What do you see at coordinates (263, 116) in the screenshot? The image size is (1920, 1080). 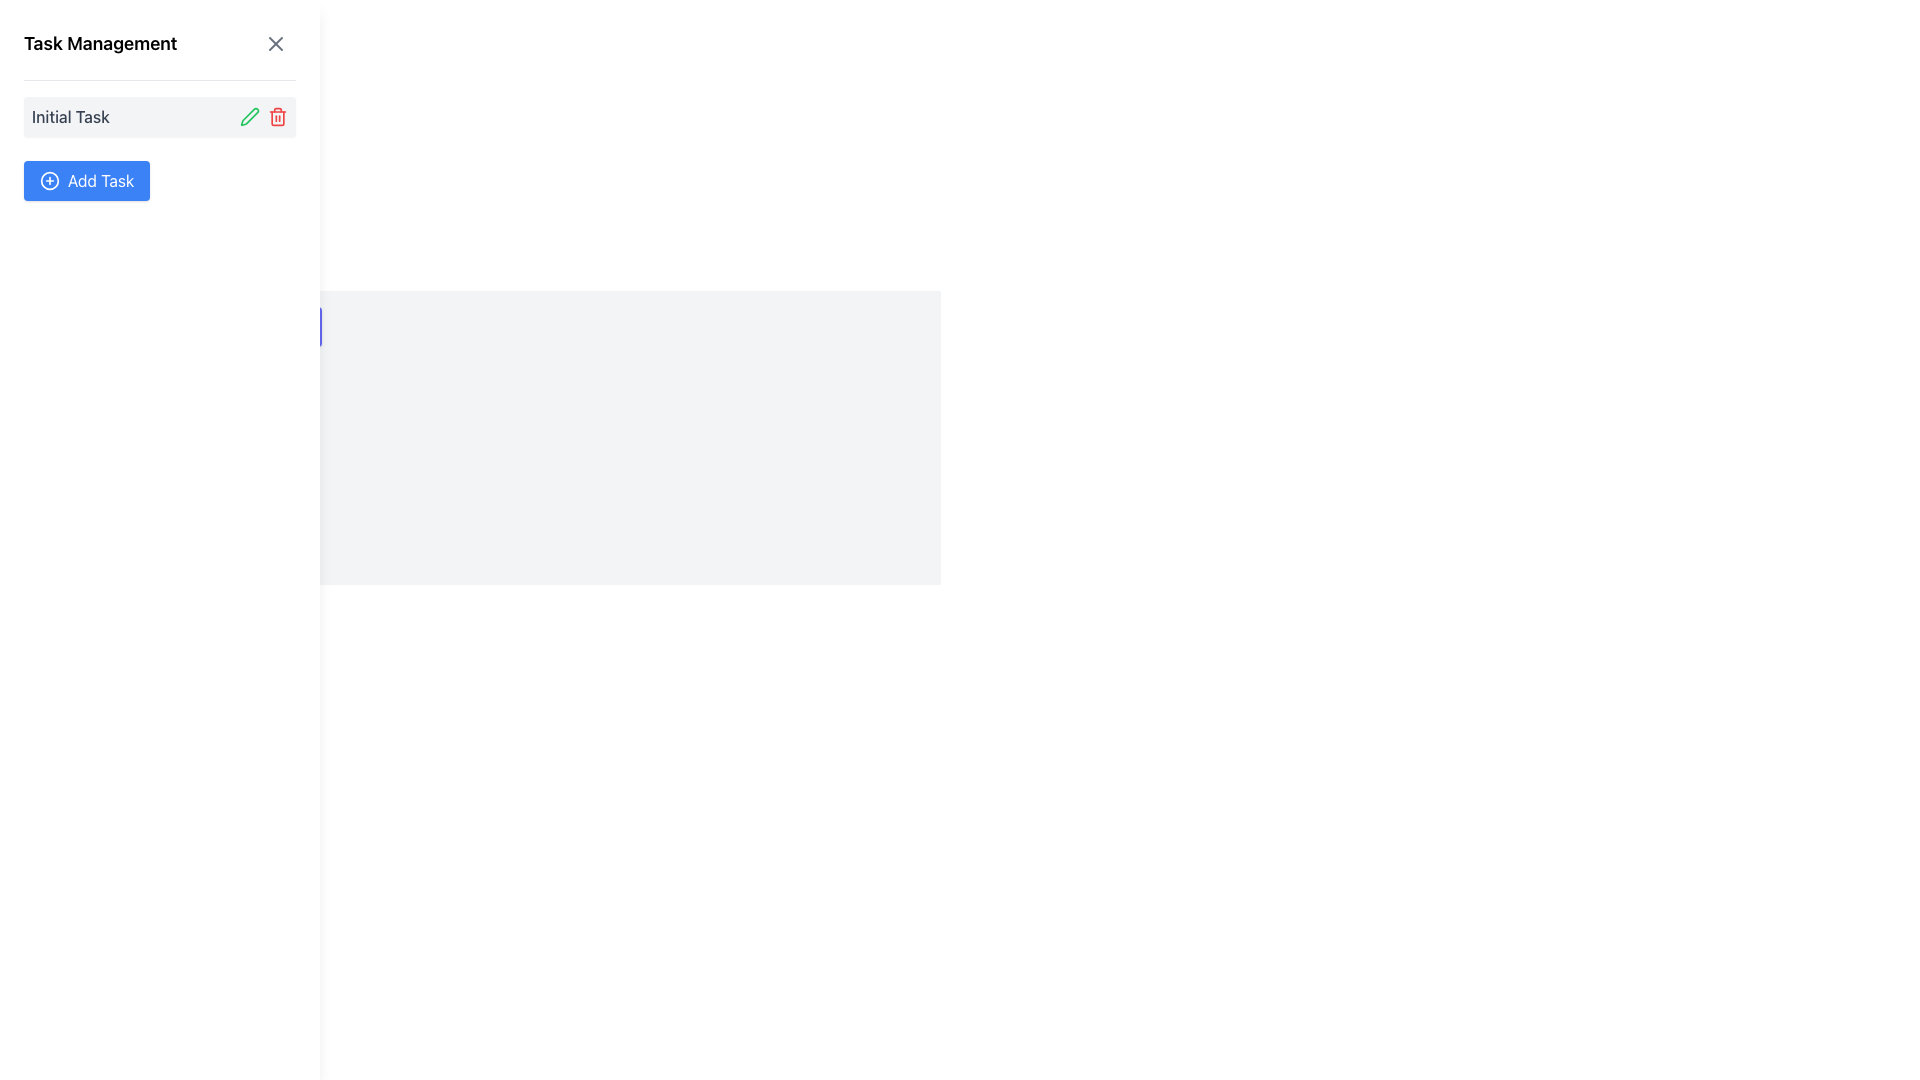 I see `the group of interactive icons for task management functions located to the right of the 'Initial Task' label` at bounding box center [263, 116].